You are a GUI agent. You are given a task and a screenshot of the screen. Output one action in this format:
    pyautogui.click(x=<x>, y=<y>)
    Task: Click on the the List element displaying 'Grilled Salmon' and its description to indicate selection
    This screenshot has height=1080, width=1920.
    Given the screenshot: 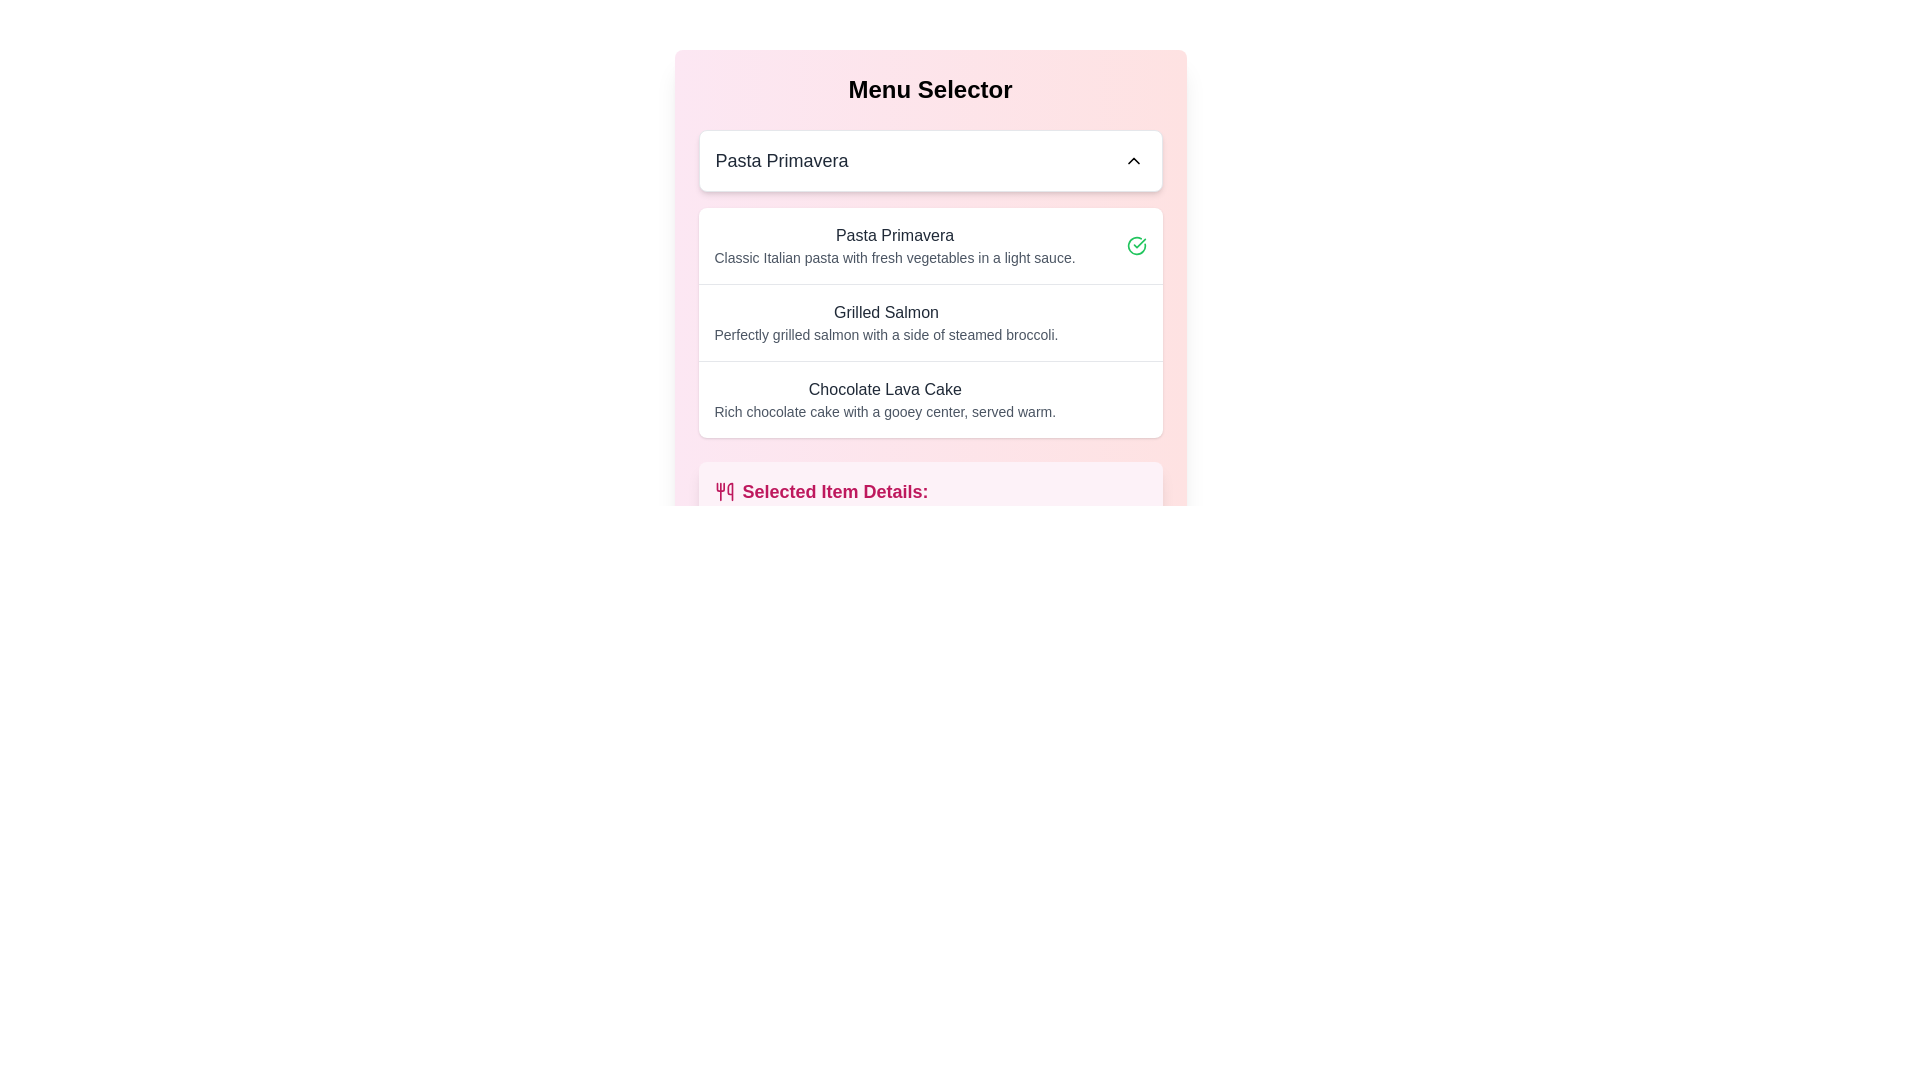 What is the action you would take?
    pyautogui.click(x=929, y=321)
    